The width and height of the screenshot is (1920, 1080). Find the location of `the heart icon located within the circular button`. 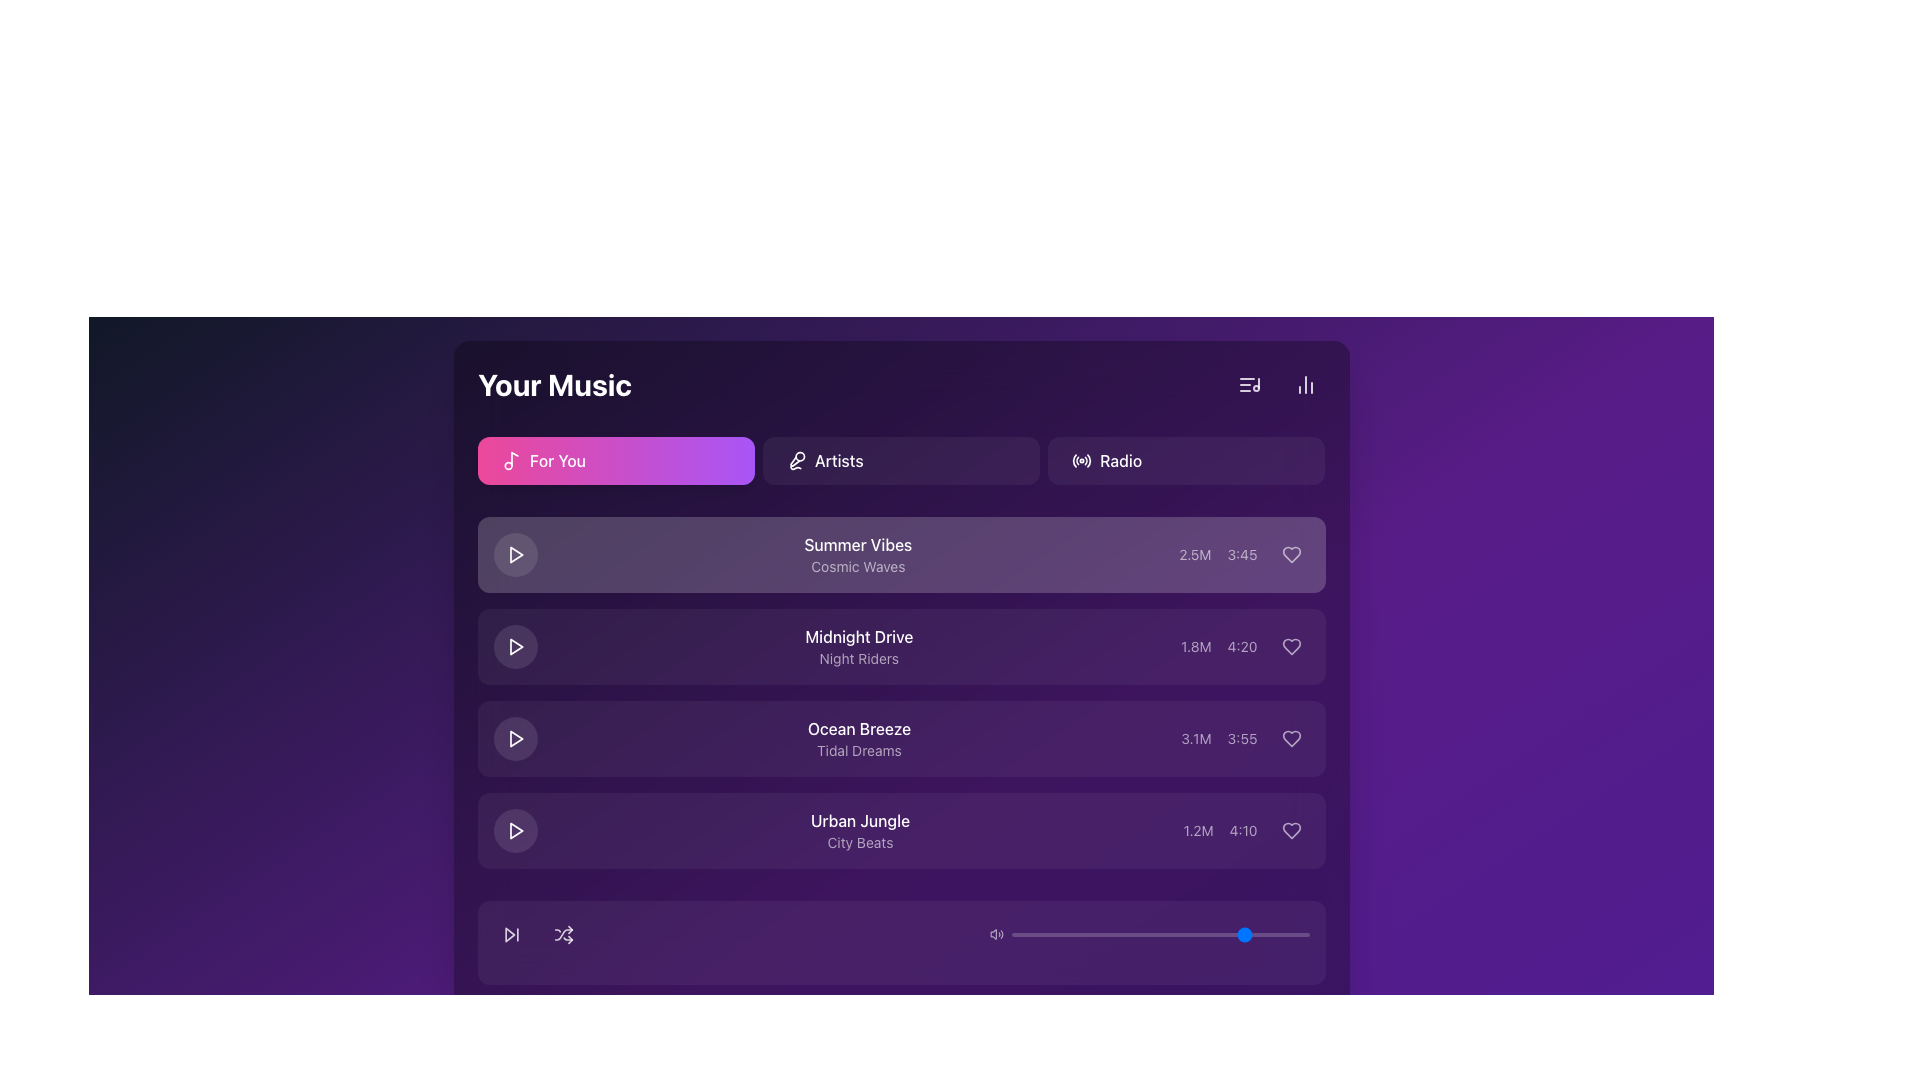

the heart icon located within the circular button is located at coordinates (1291, 555).